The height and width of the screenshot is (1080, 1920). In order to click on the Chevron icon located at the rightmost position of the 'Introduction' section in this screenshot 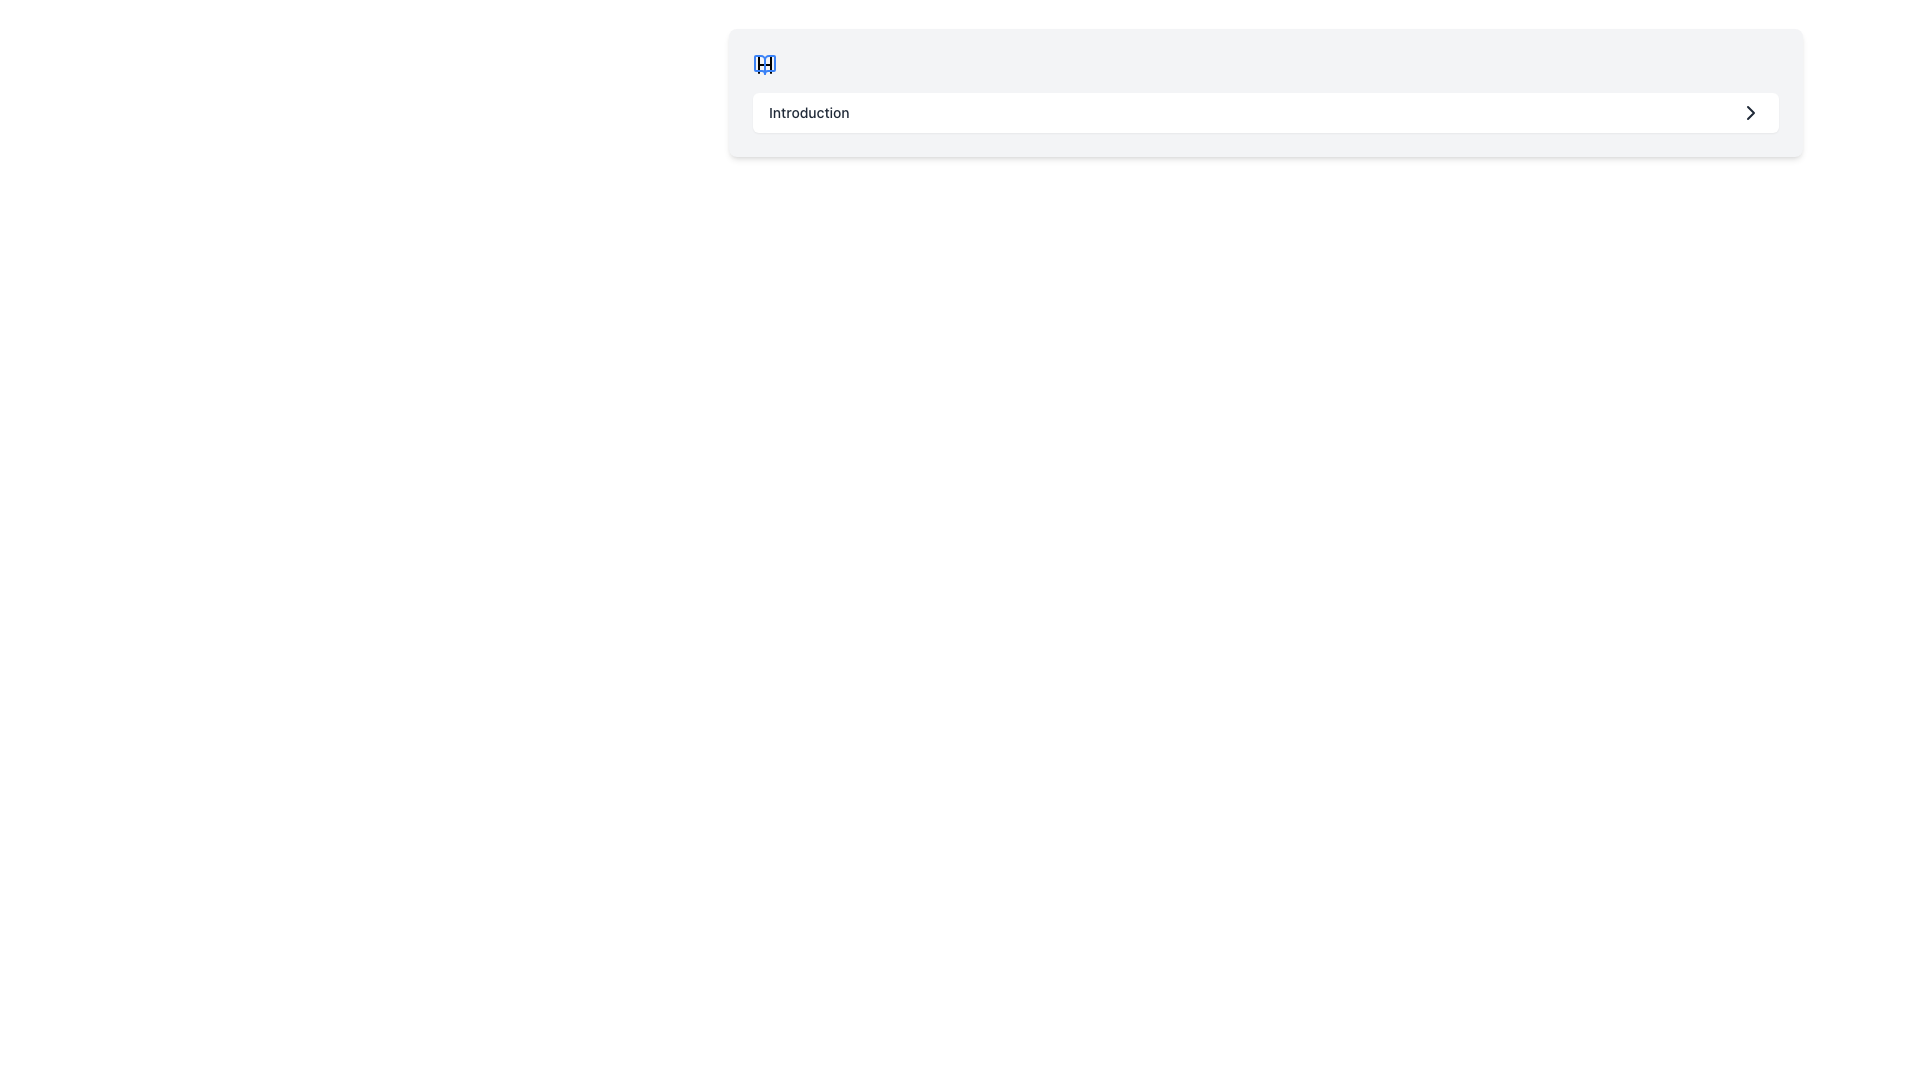, I will do `click(1750, 112)`.